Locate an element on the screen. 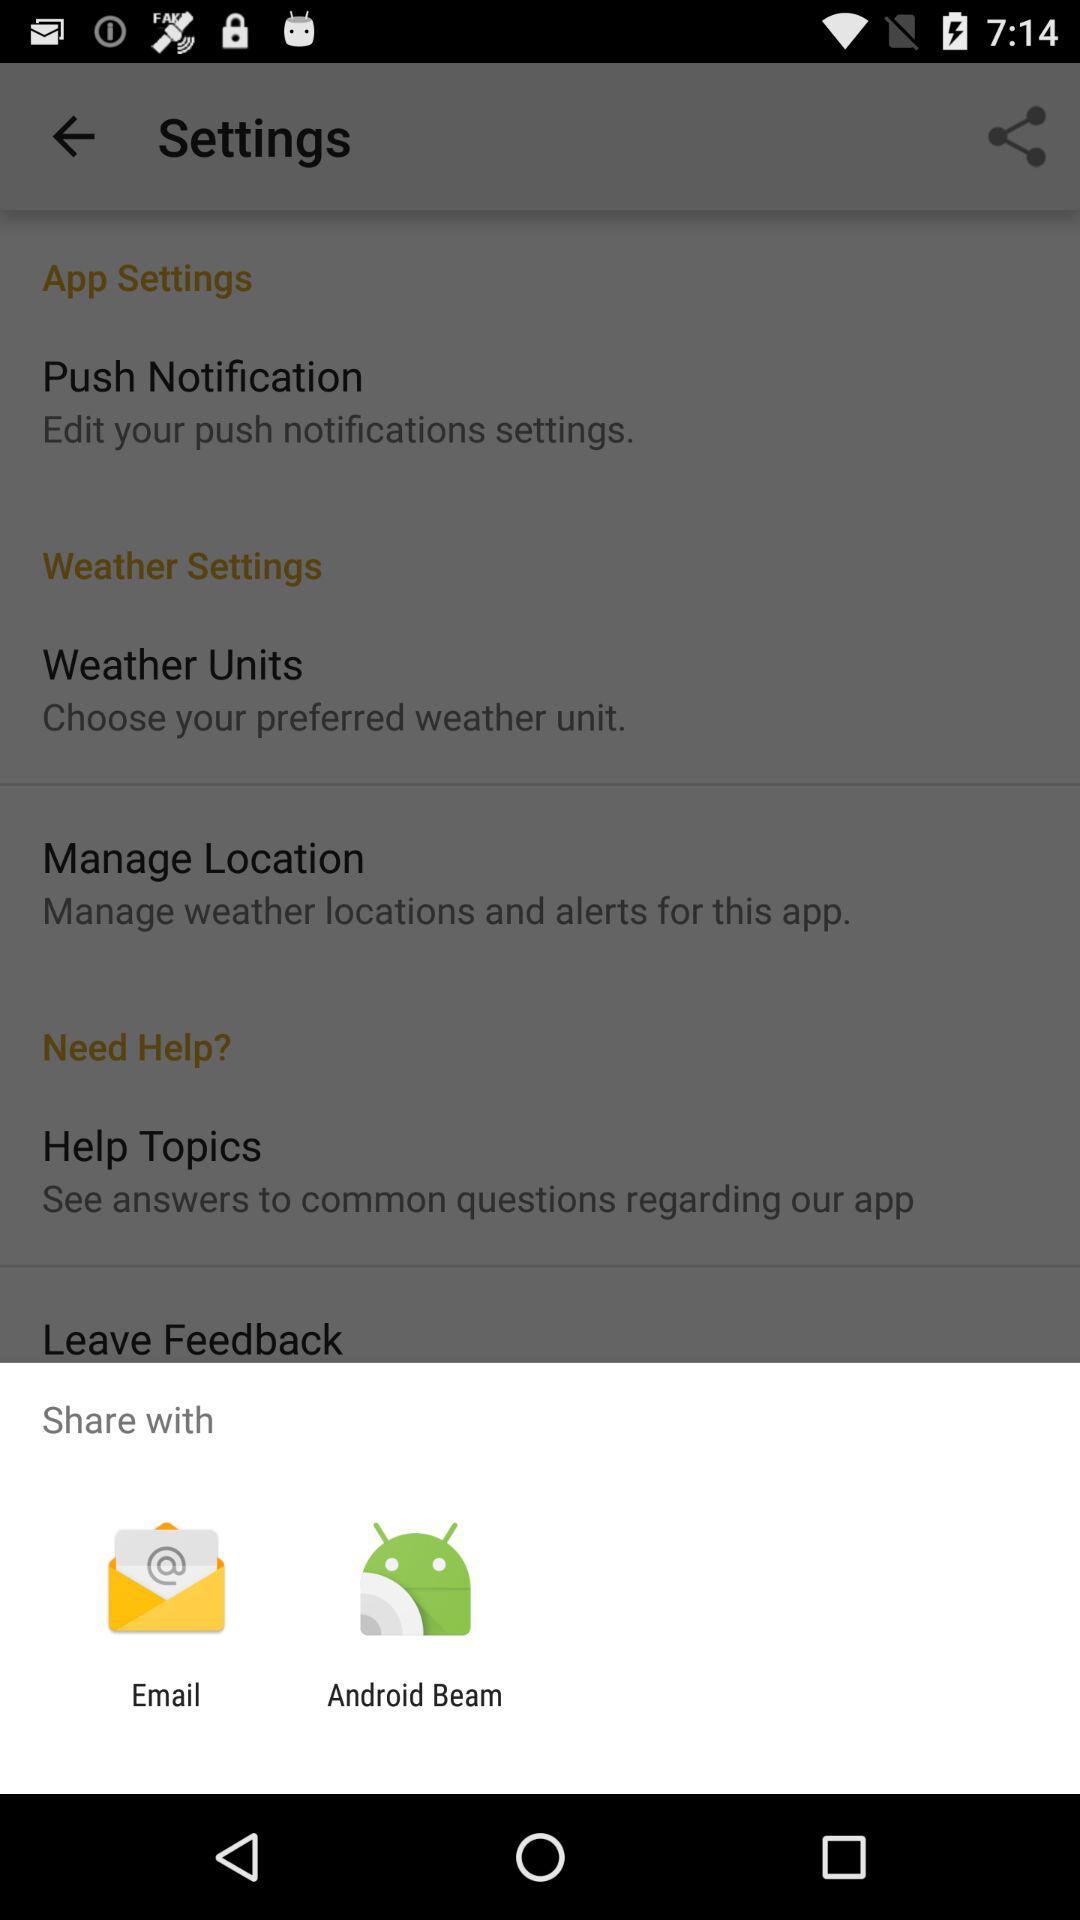 This screenshot has height=1920, width=1080. the android beam is located at coordinates (414, 1711).